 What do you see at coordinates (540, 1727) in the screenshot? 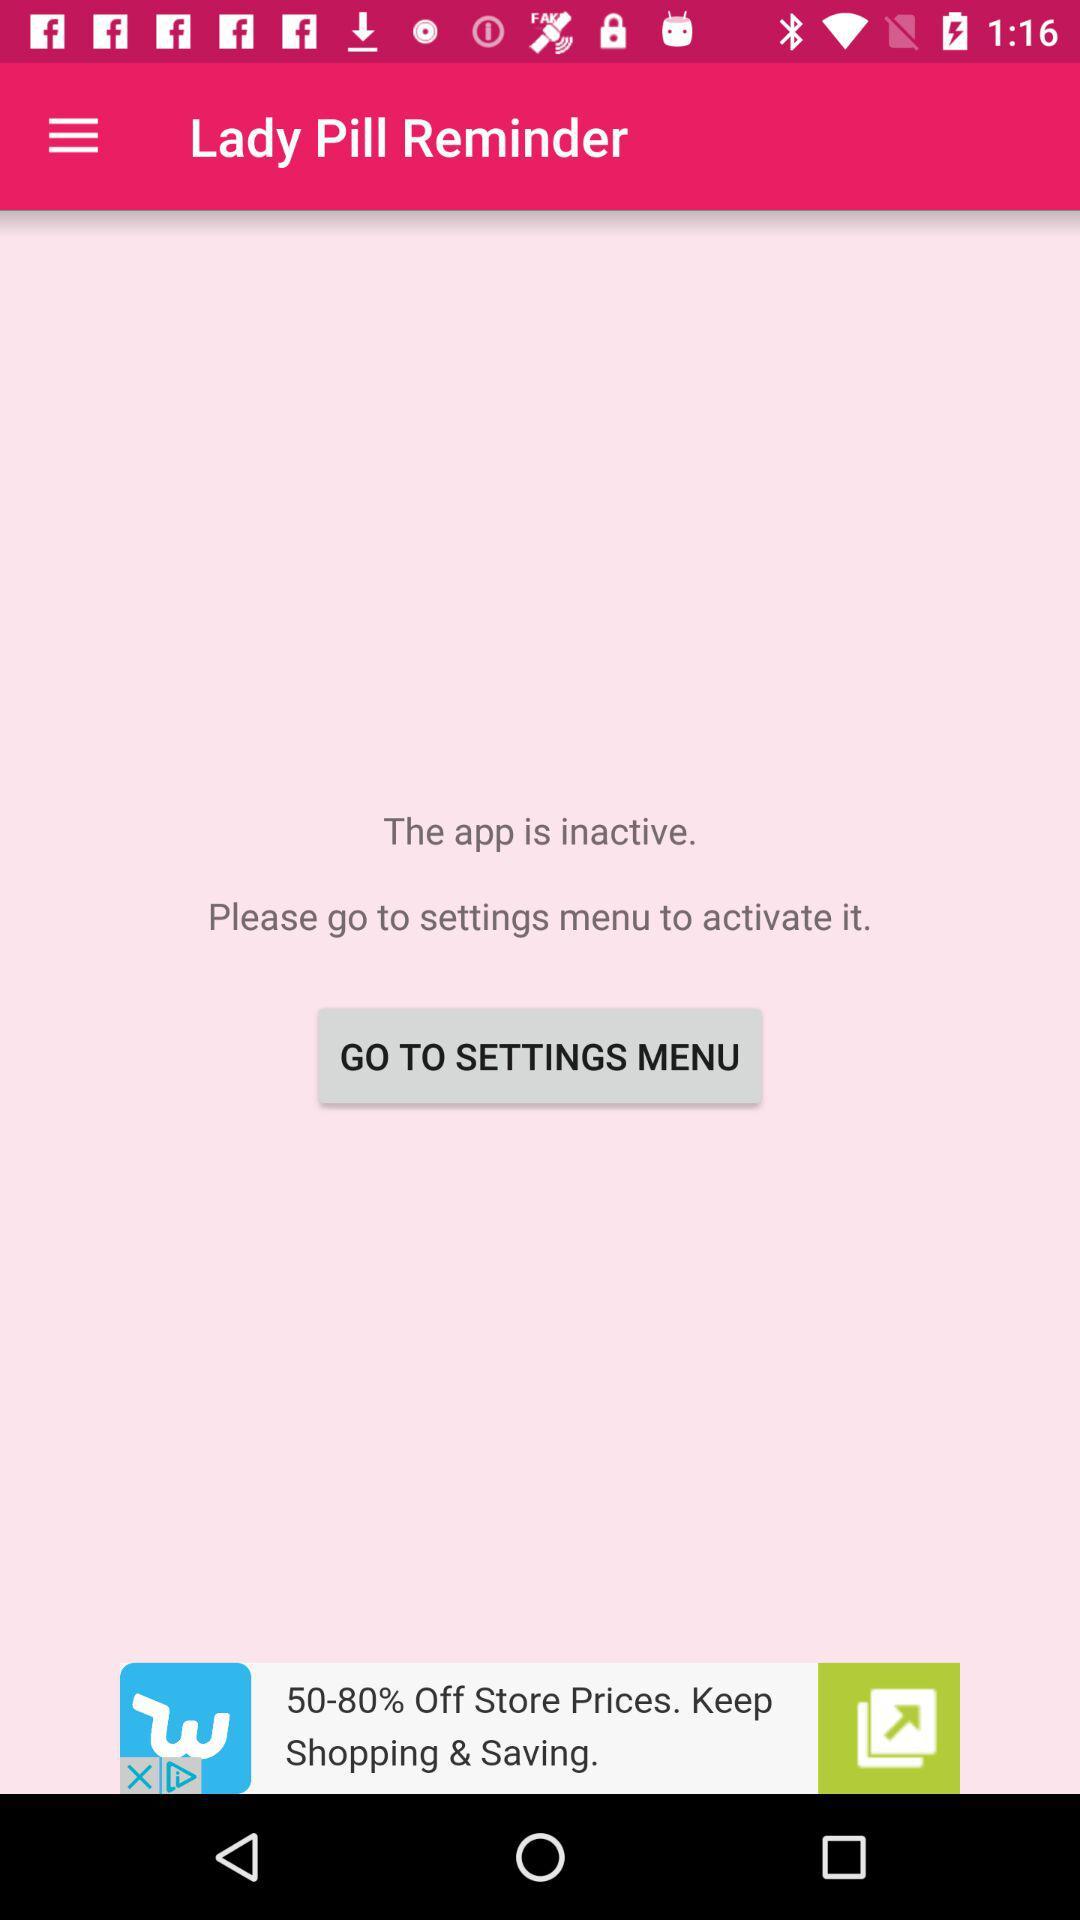
I see `advertisement` at bounding box center [540, 1727].